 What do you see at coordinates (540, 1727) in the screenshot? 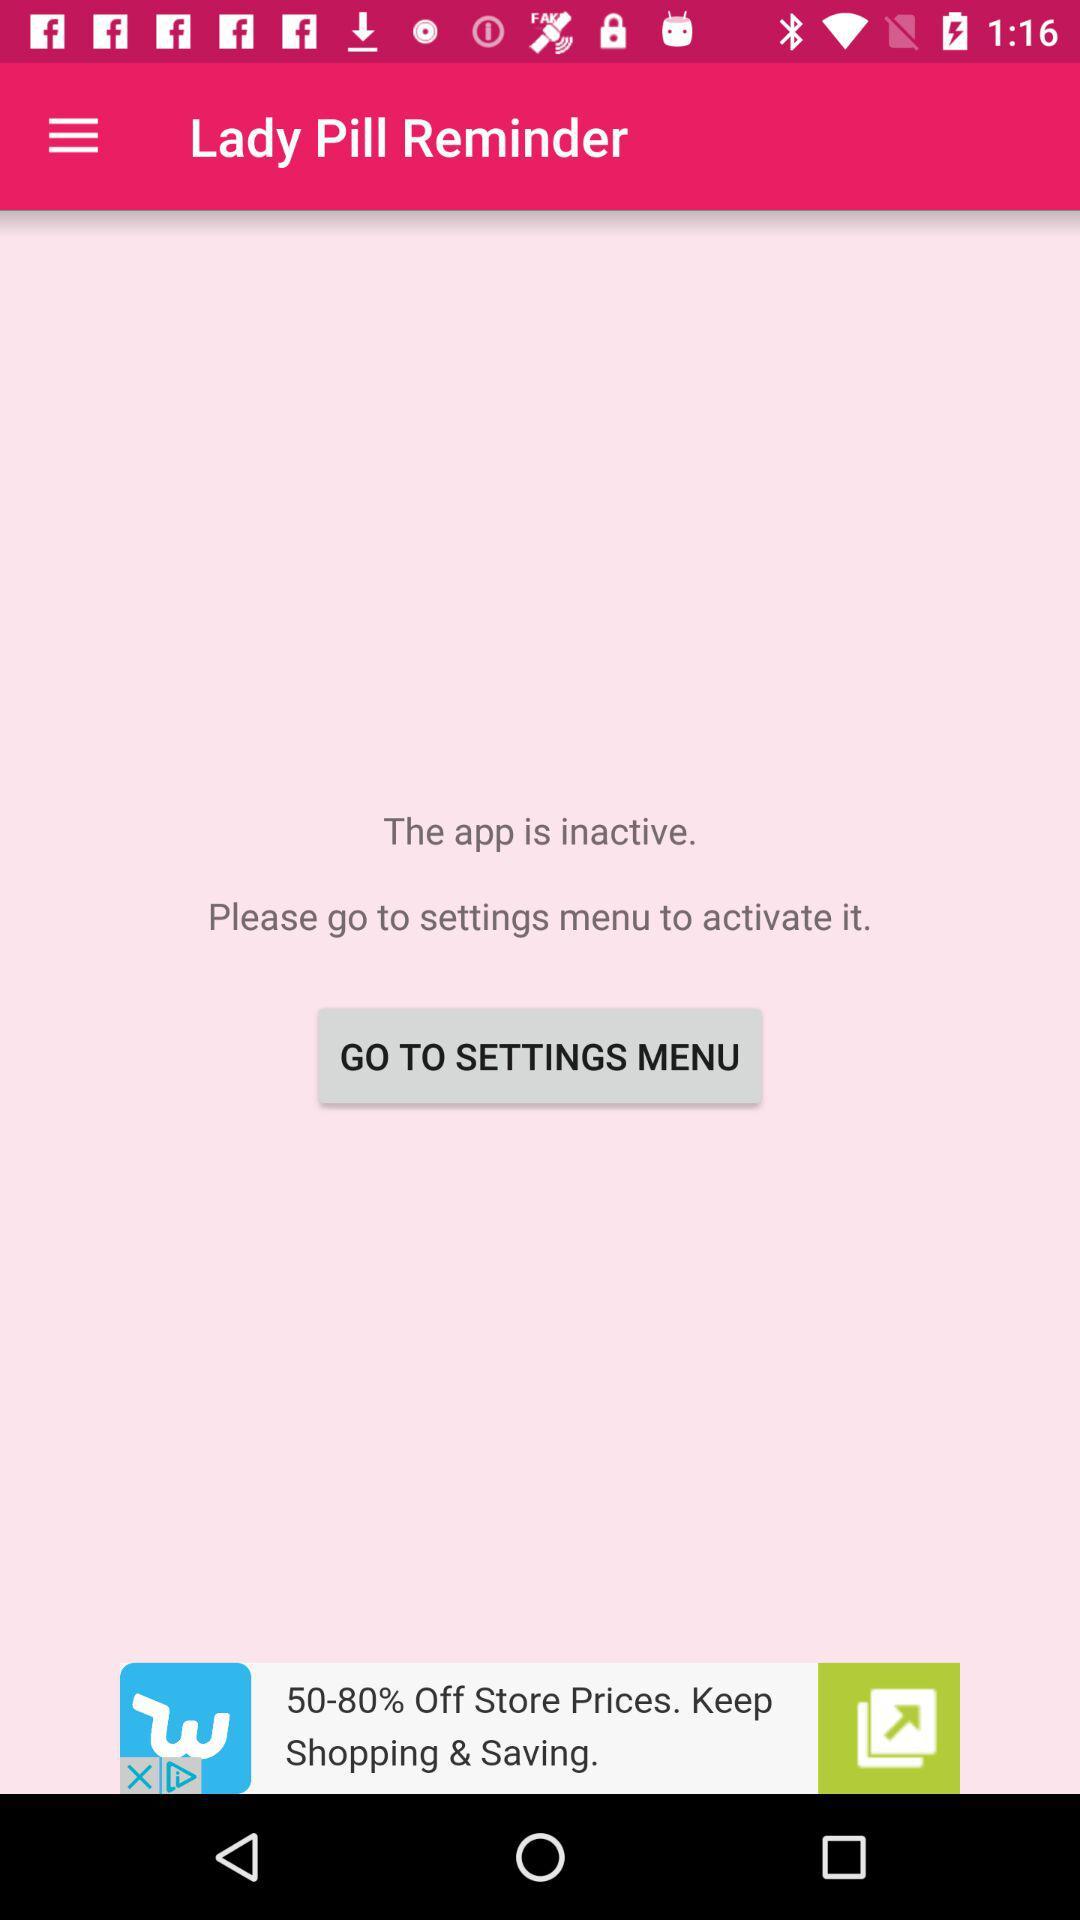
I see `advertisement` at bounding box center [540, 1727].